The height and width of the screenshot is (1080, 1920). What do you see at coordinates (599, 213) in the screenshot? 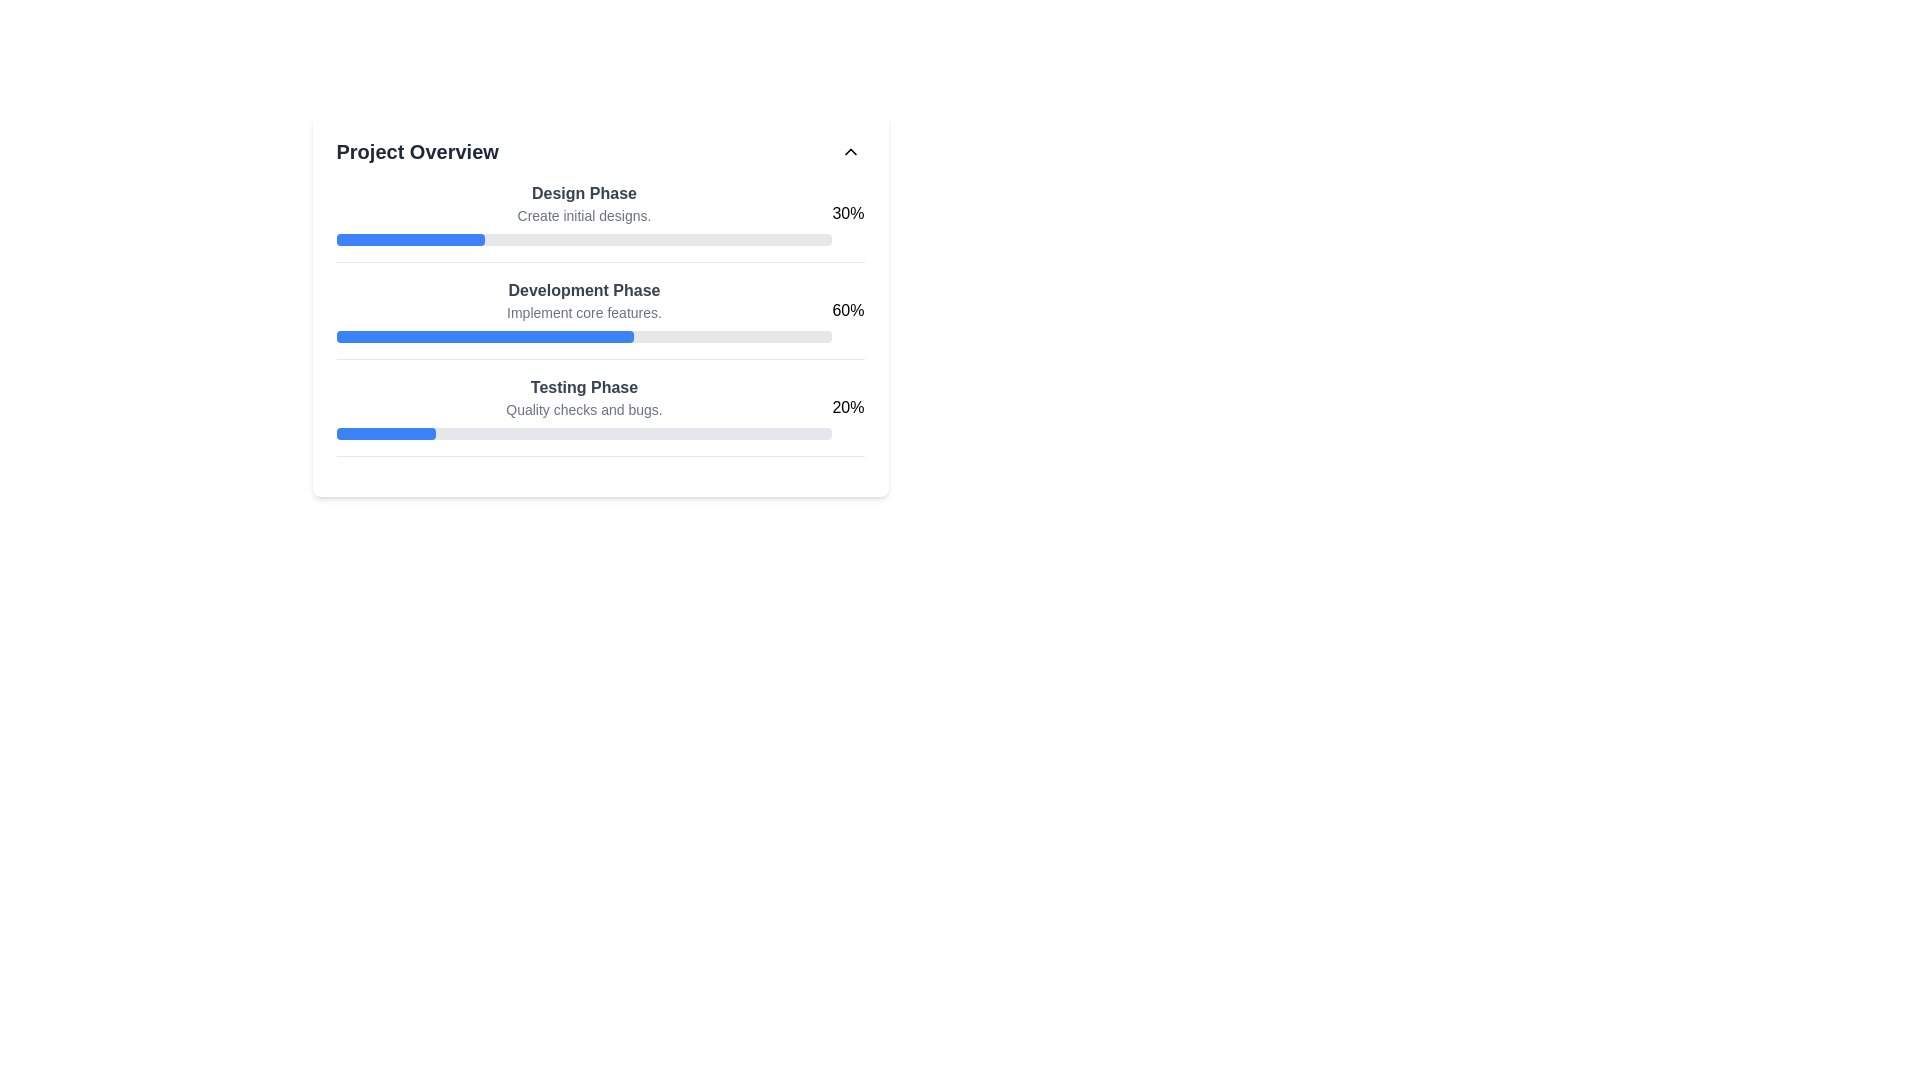
I see `the 'Design Phase' progress bar header text` at bounding box center [599, 213].